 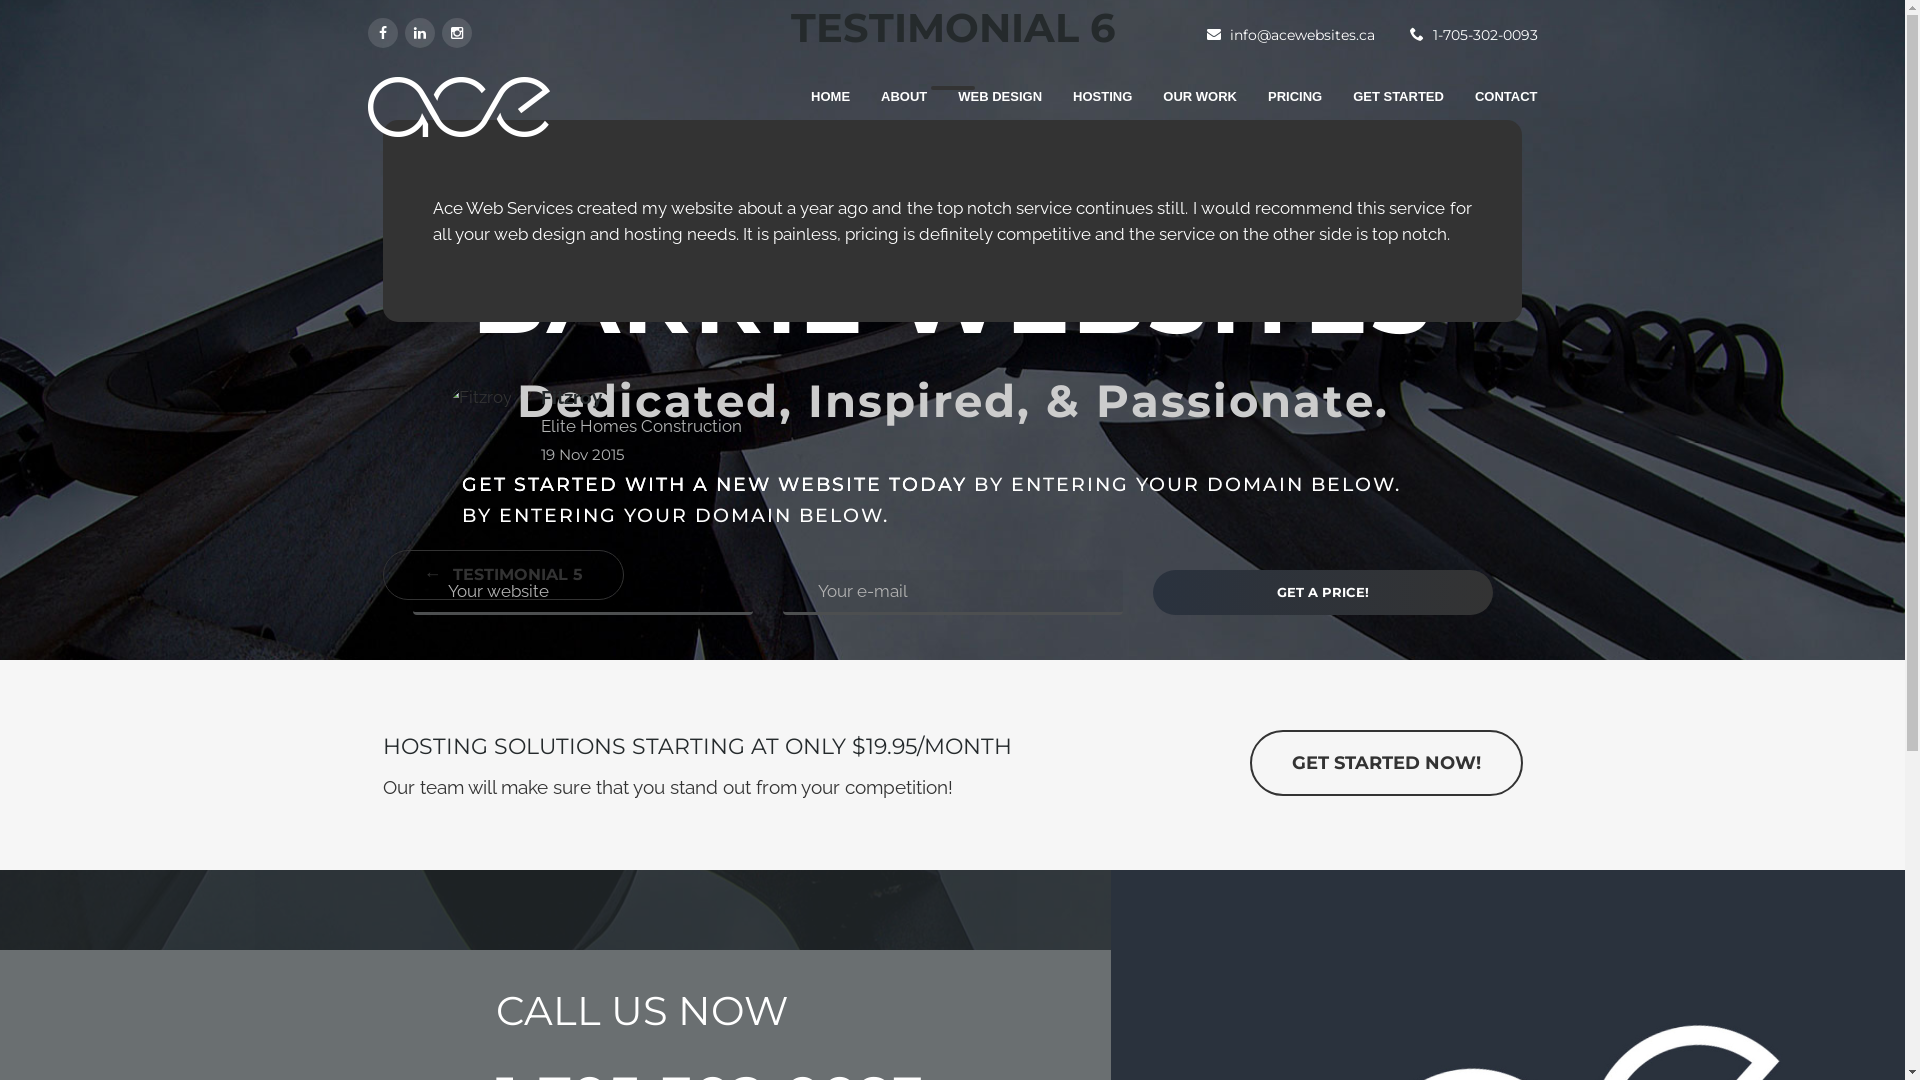 What do you see at coordinates (1185, 107) in the screenshot?
I see `'OUR WORK'` at bounding box center [1185, 107].